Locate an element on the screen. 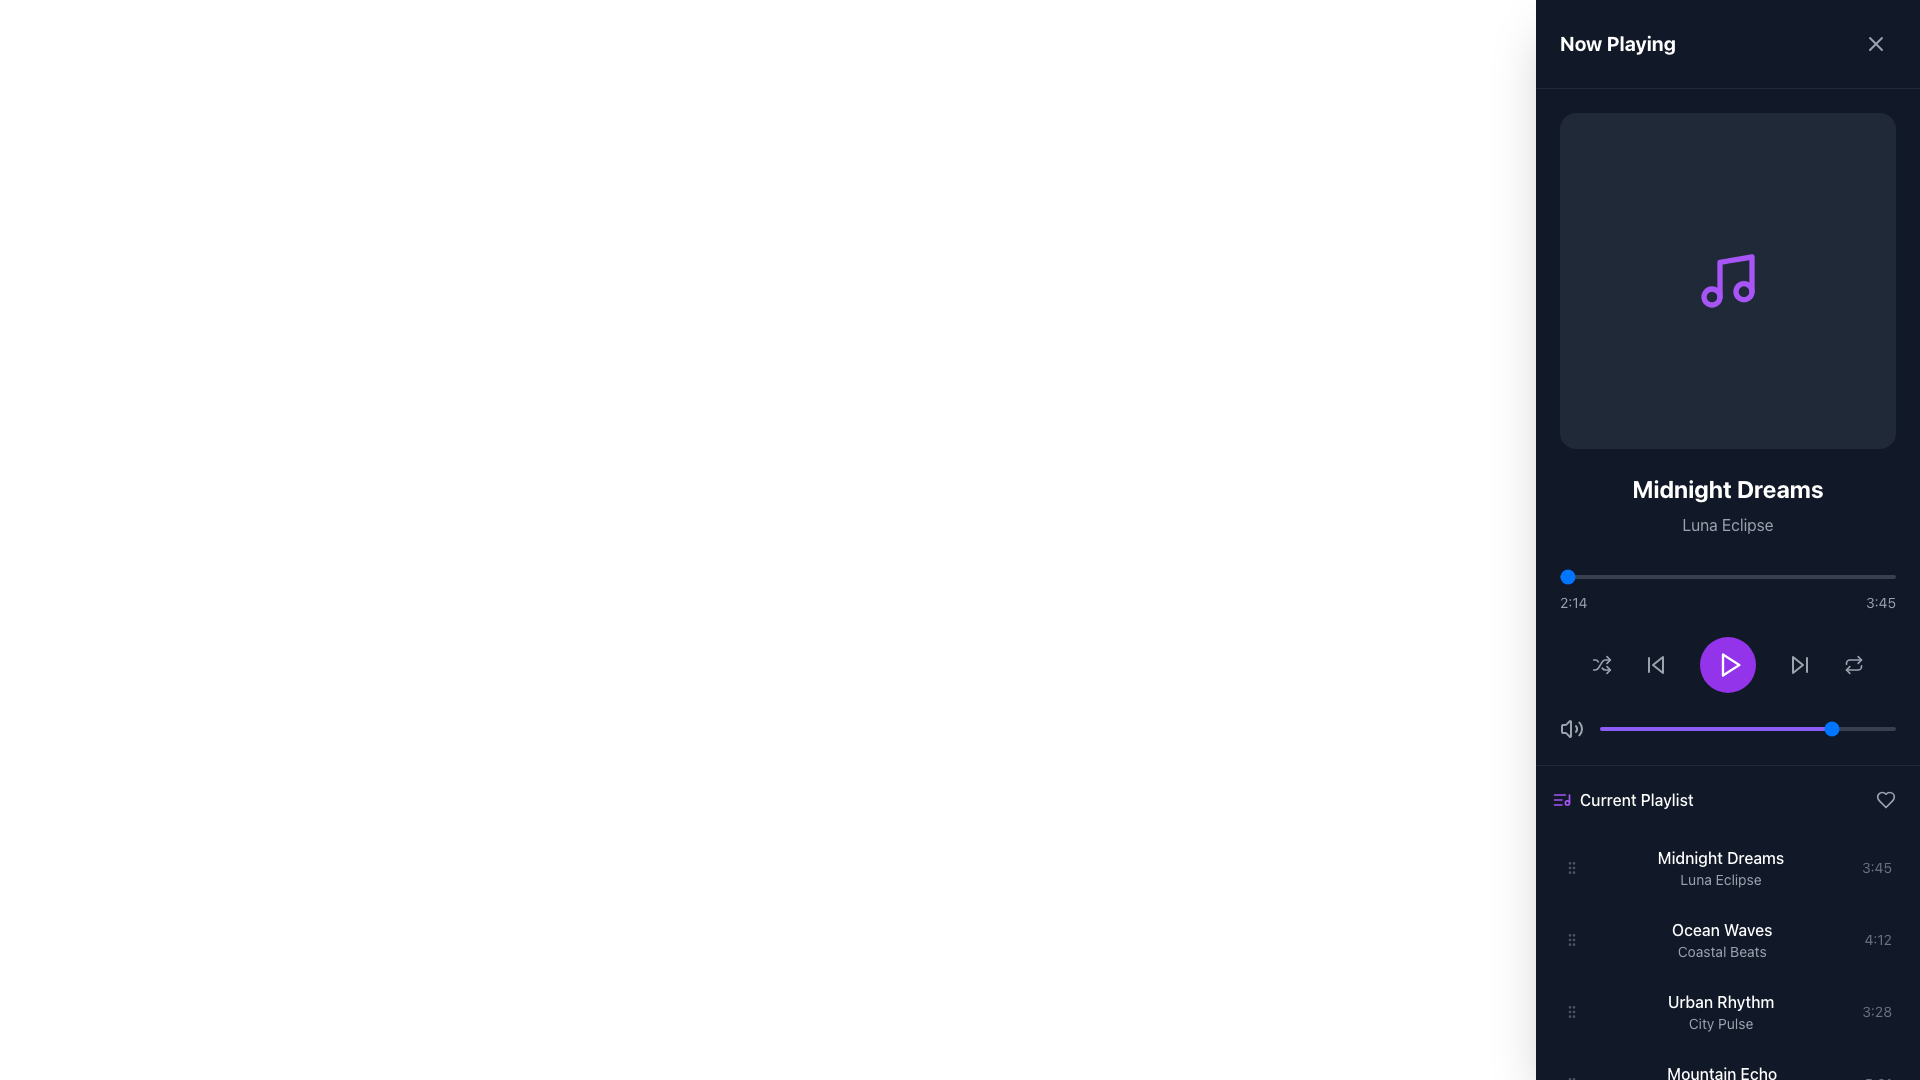 The image size is (1920, 1080). the playback progress is located at coordinates (1610, 577).